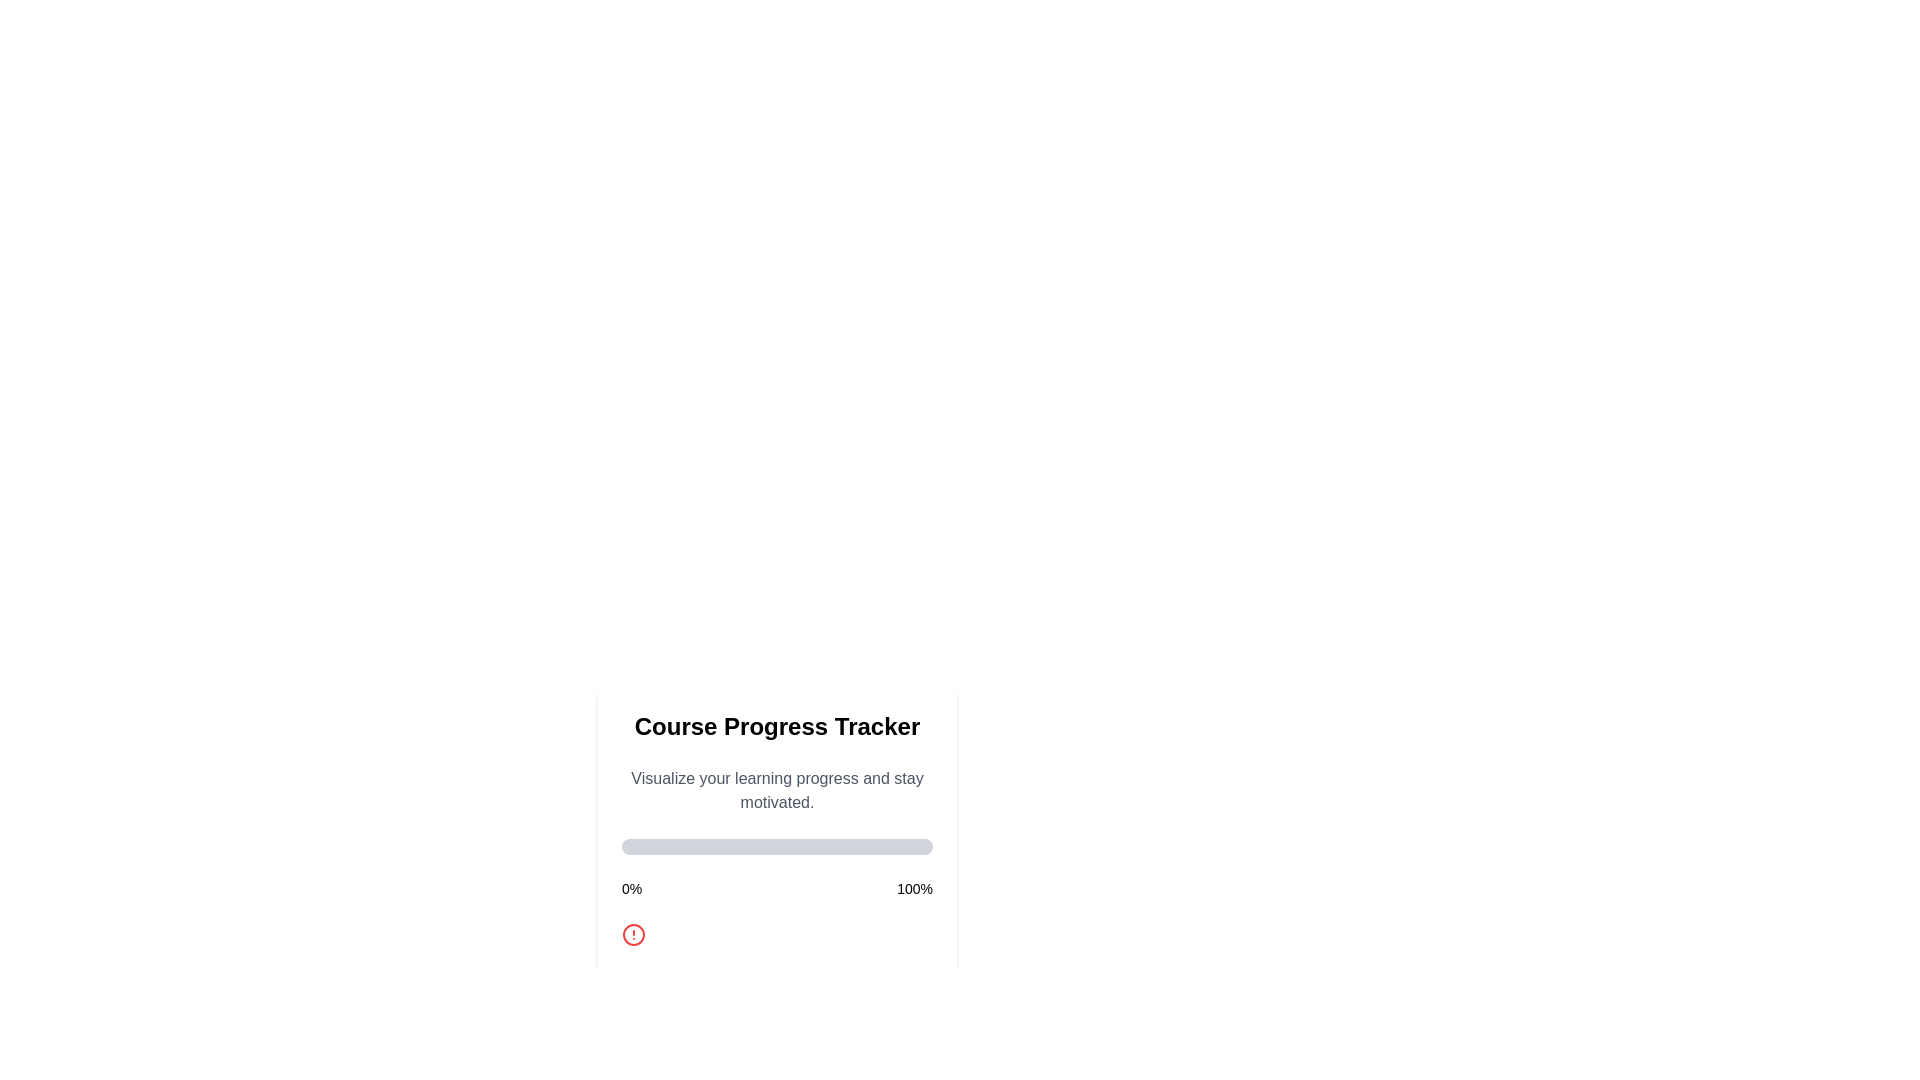  What do you see at coordinates (776, 726) in the screenshot?
I see `the black bold text block reading 'Course Progress Tracker' that is centrally aligned at the top of the card interface` at bounding box center [776, 726].